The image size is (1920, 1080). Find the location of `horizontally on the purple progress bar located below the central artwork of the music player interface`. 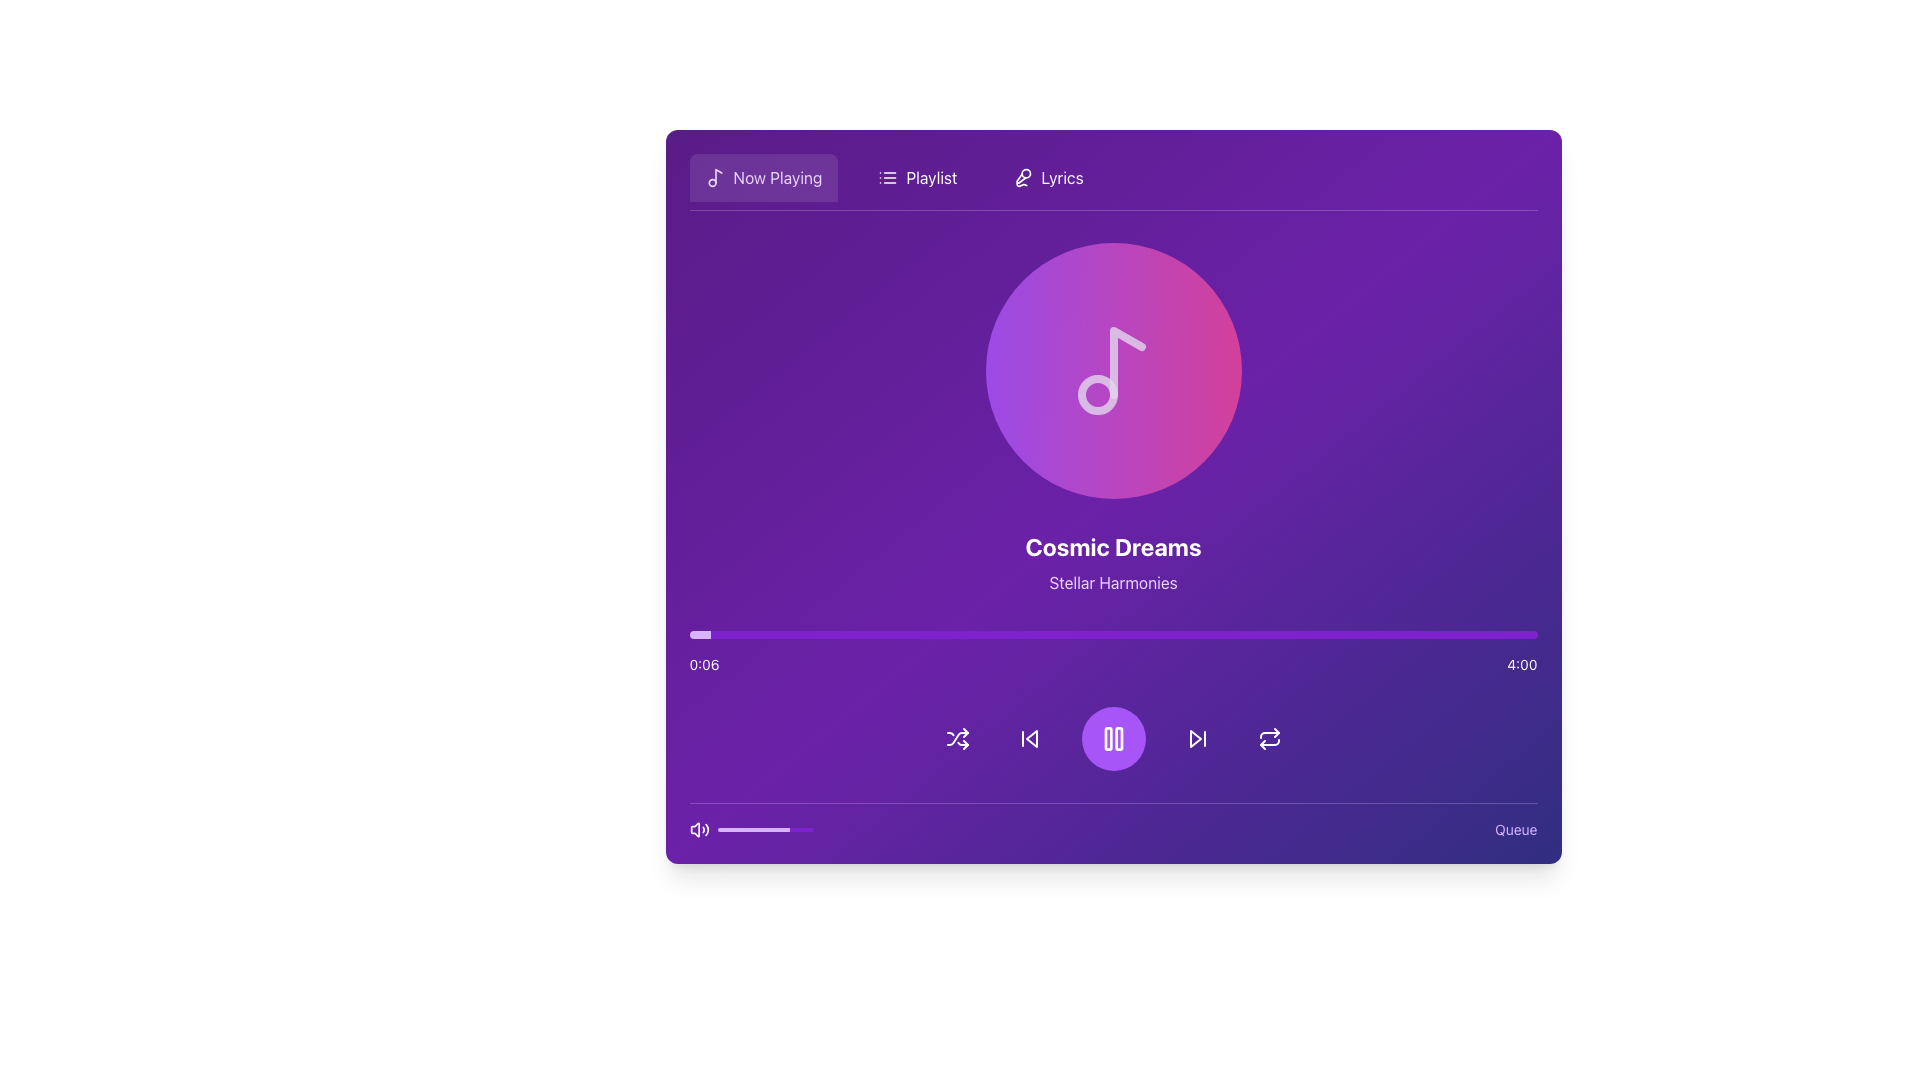

horizontally on the purple progress bar located below the central artwork of the music player interface is located at coordinates (1112, 632).